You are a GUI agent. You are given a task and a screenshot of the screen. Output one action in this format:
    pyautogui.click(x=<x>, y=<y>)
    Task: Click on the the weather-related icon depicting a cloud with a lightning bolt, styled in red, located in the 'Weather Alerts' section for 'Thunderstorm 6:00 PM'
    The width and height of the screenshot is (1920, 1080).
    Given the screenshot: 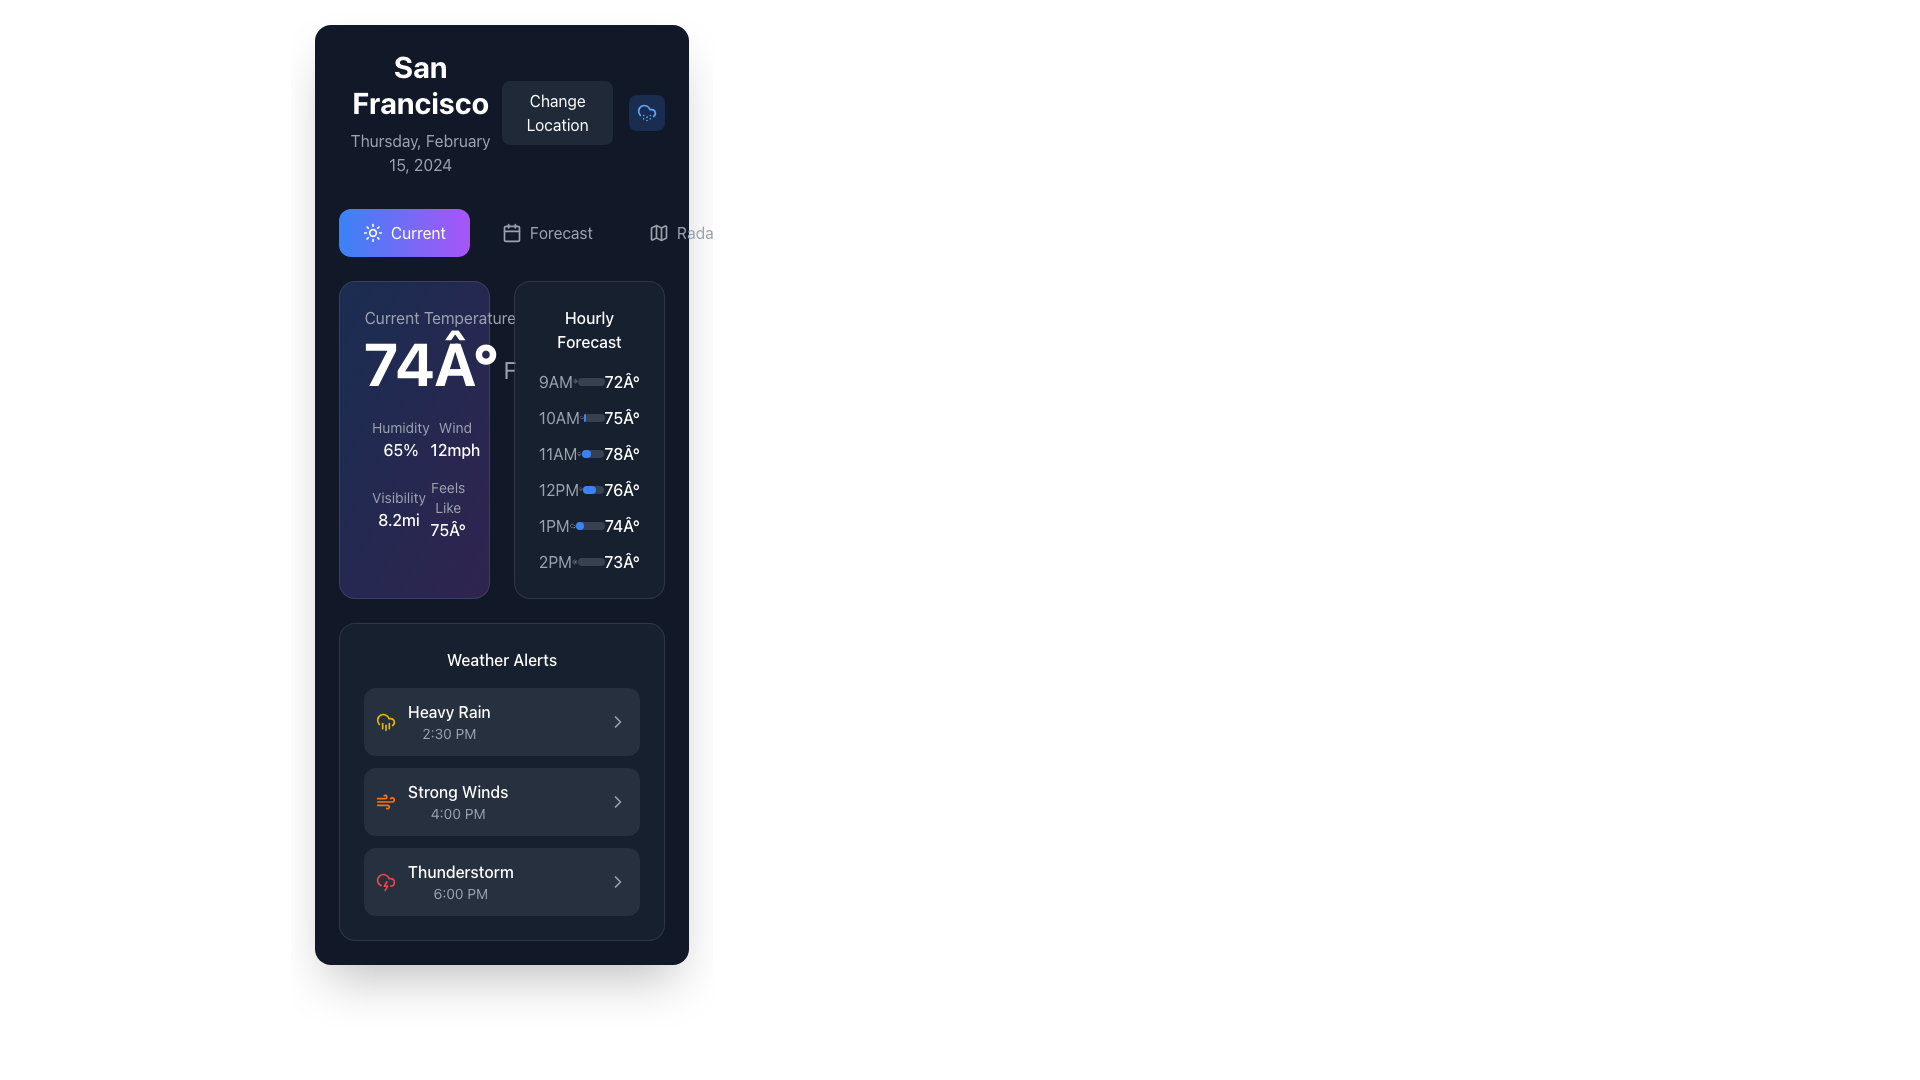 What is the action you would take?
    pyautogui.click(x=385, y=881)
    